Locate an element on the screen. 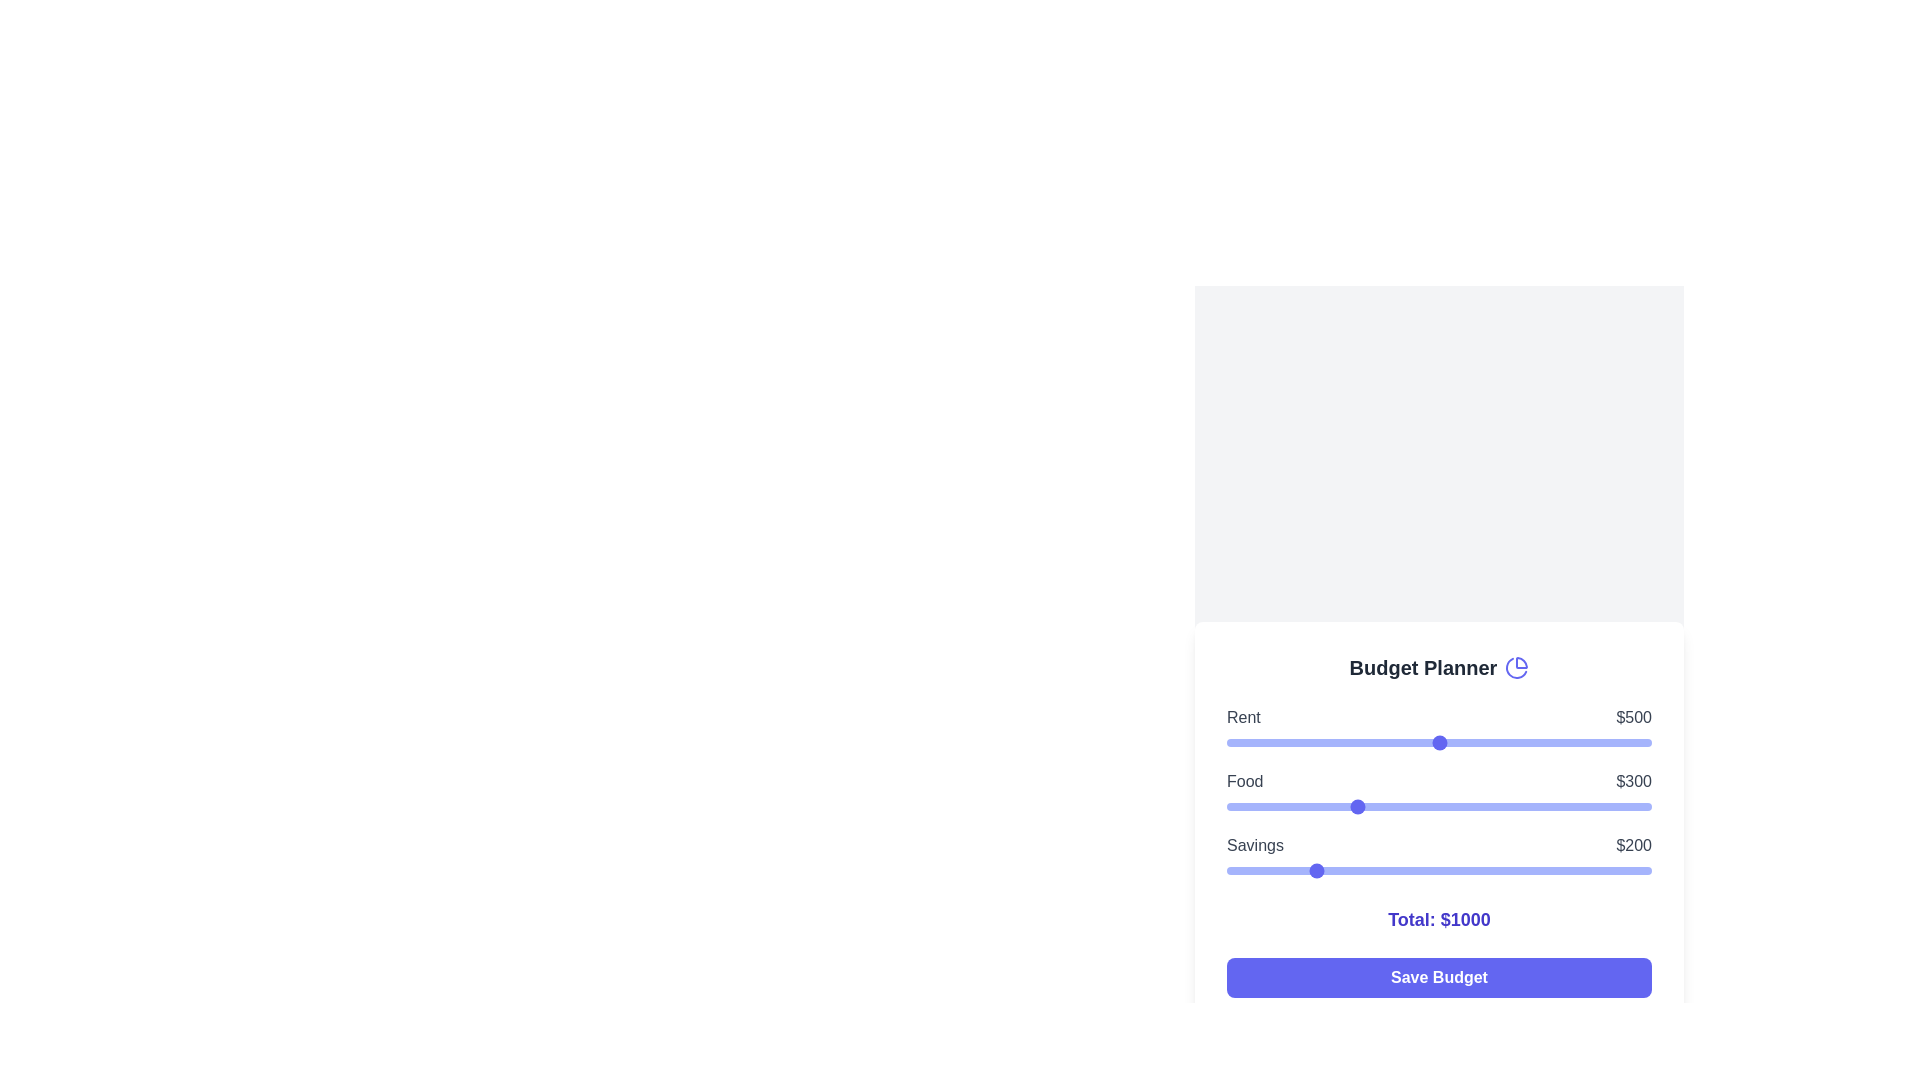 The height and width of the screenshot is (1080, 1920). the food budget slider to 174 dollars is located at coordinates (1300, 805).